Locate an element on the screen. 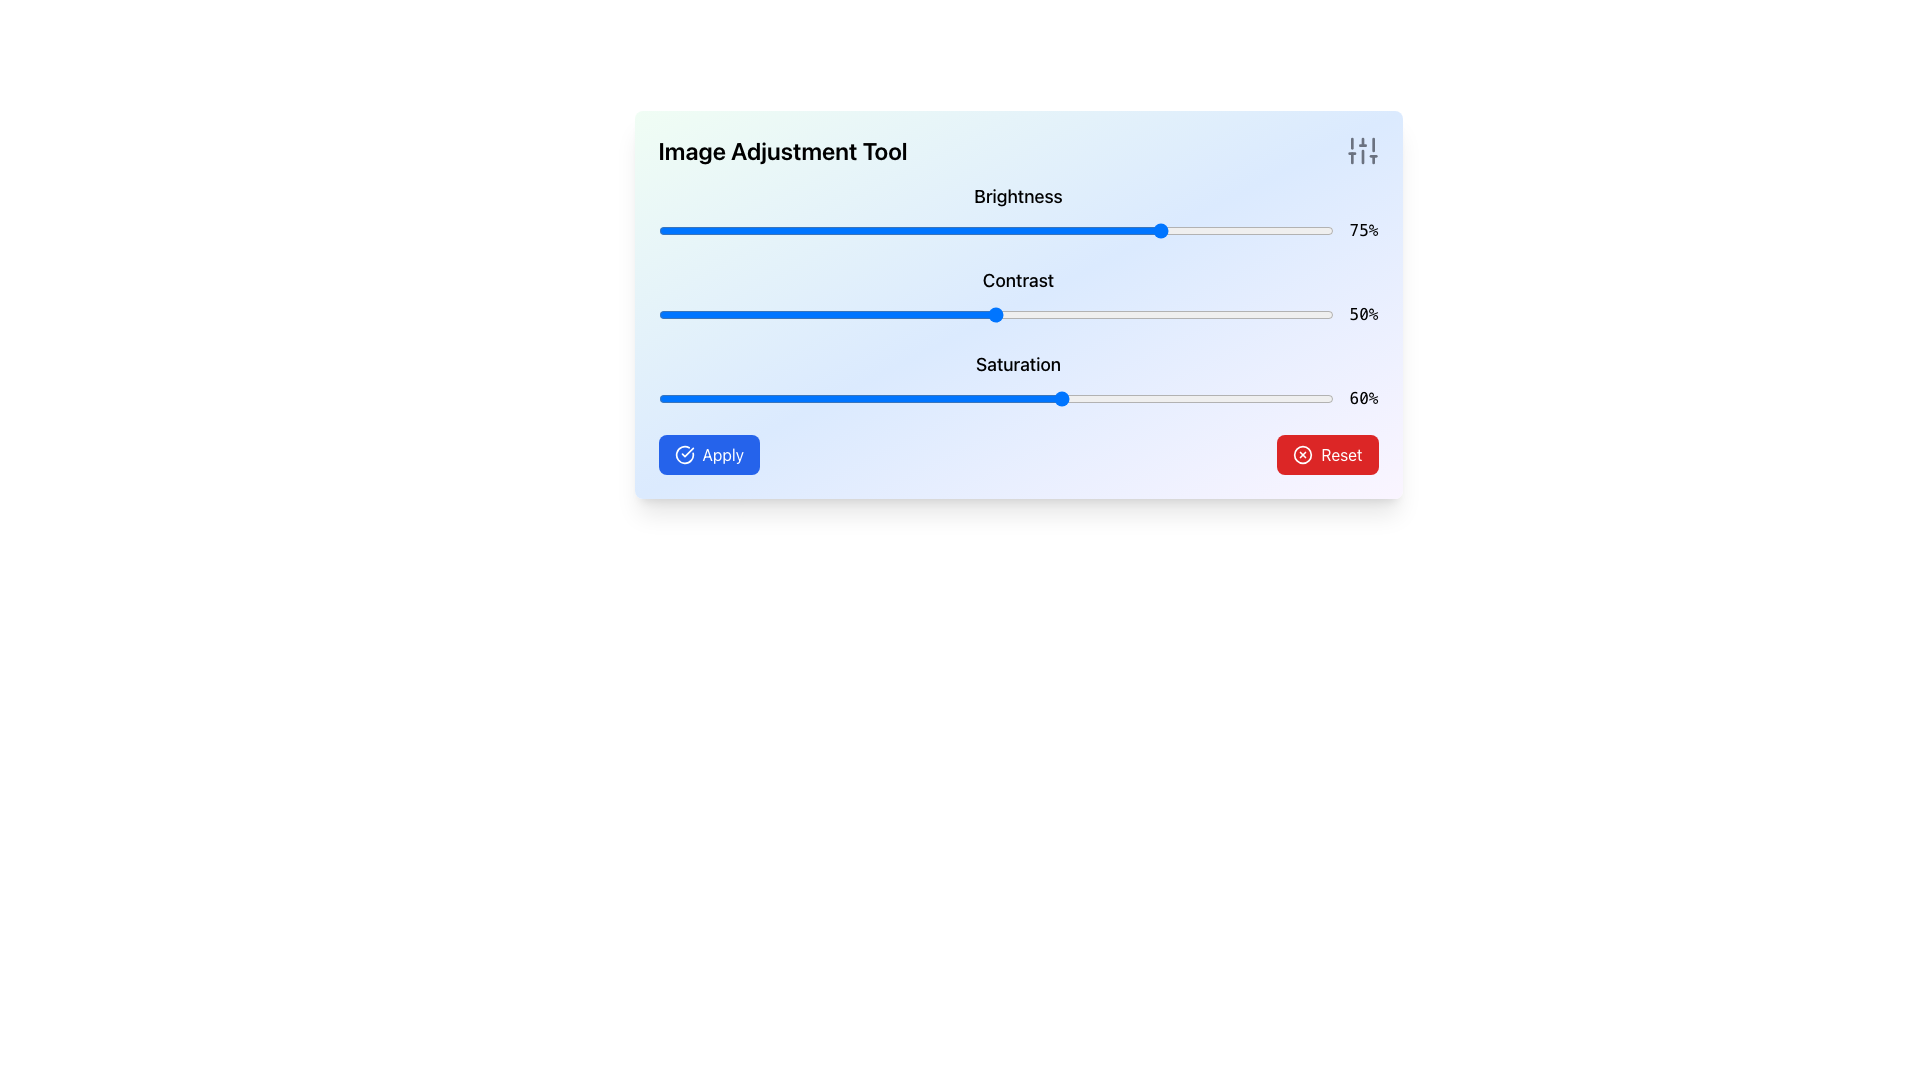 This screenshot has width=1920, height=1080. brightness is located at coordinates (996, 230).